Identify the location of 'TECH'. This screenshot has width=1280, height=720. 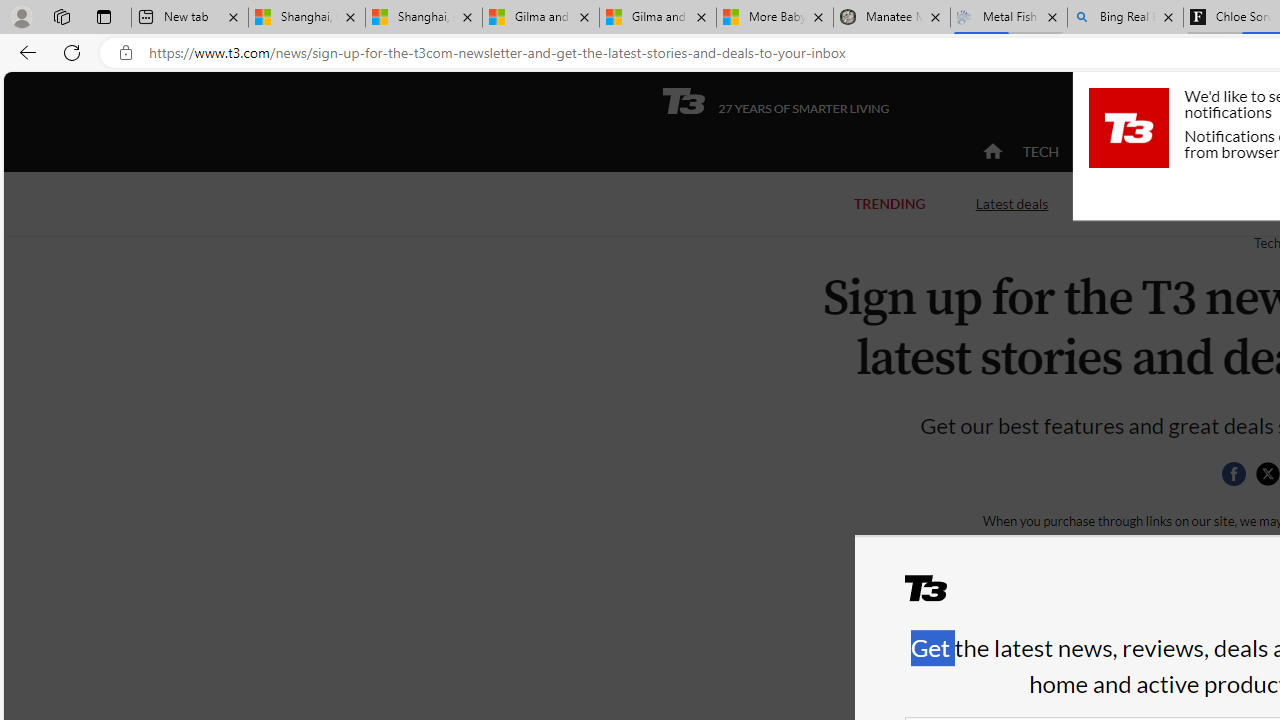
(1040, 150).